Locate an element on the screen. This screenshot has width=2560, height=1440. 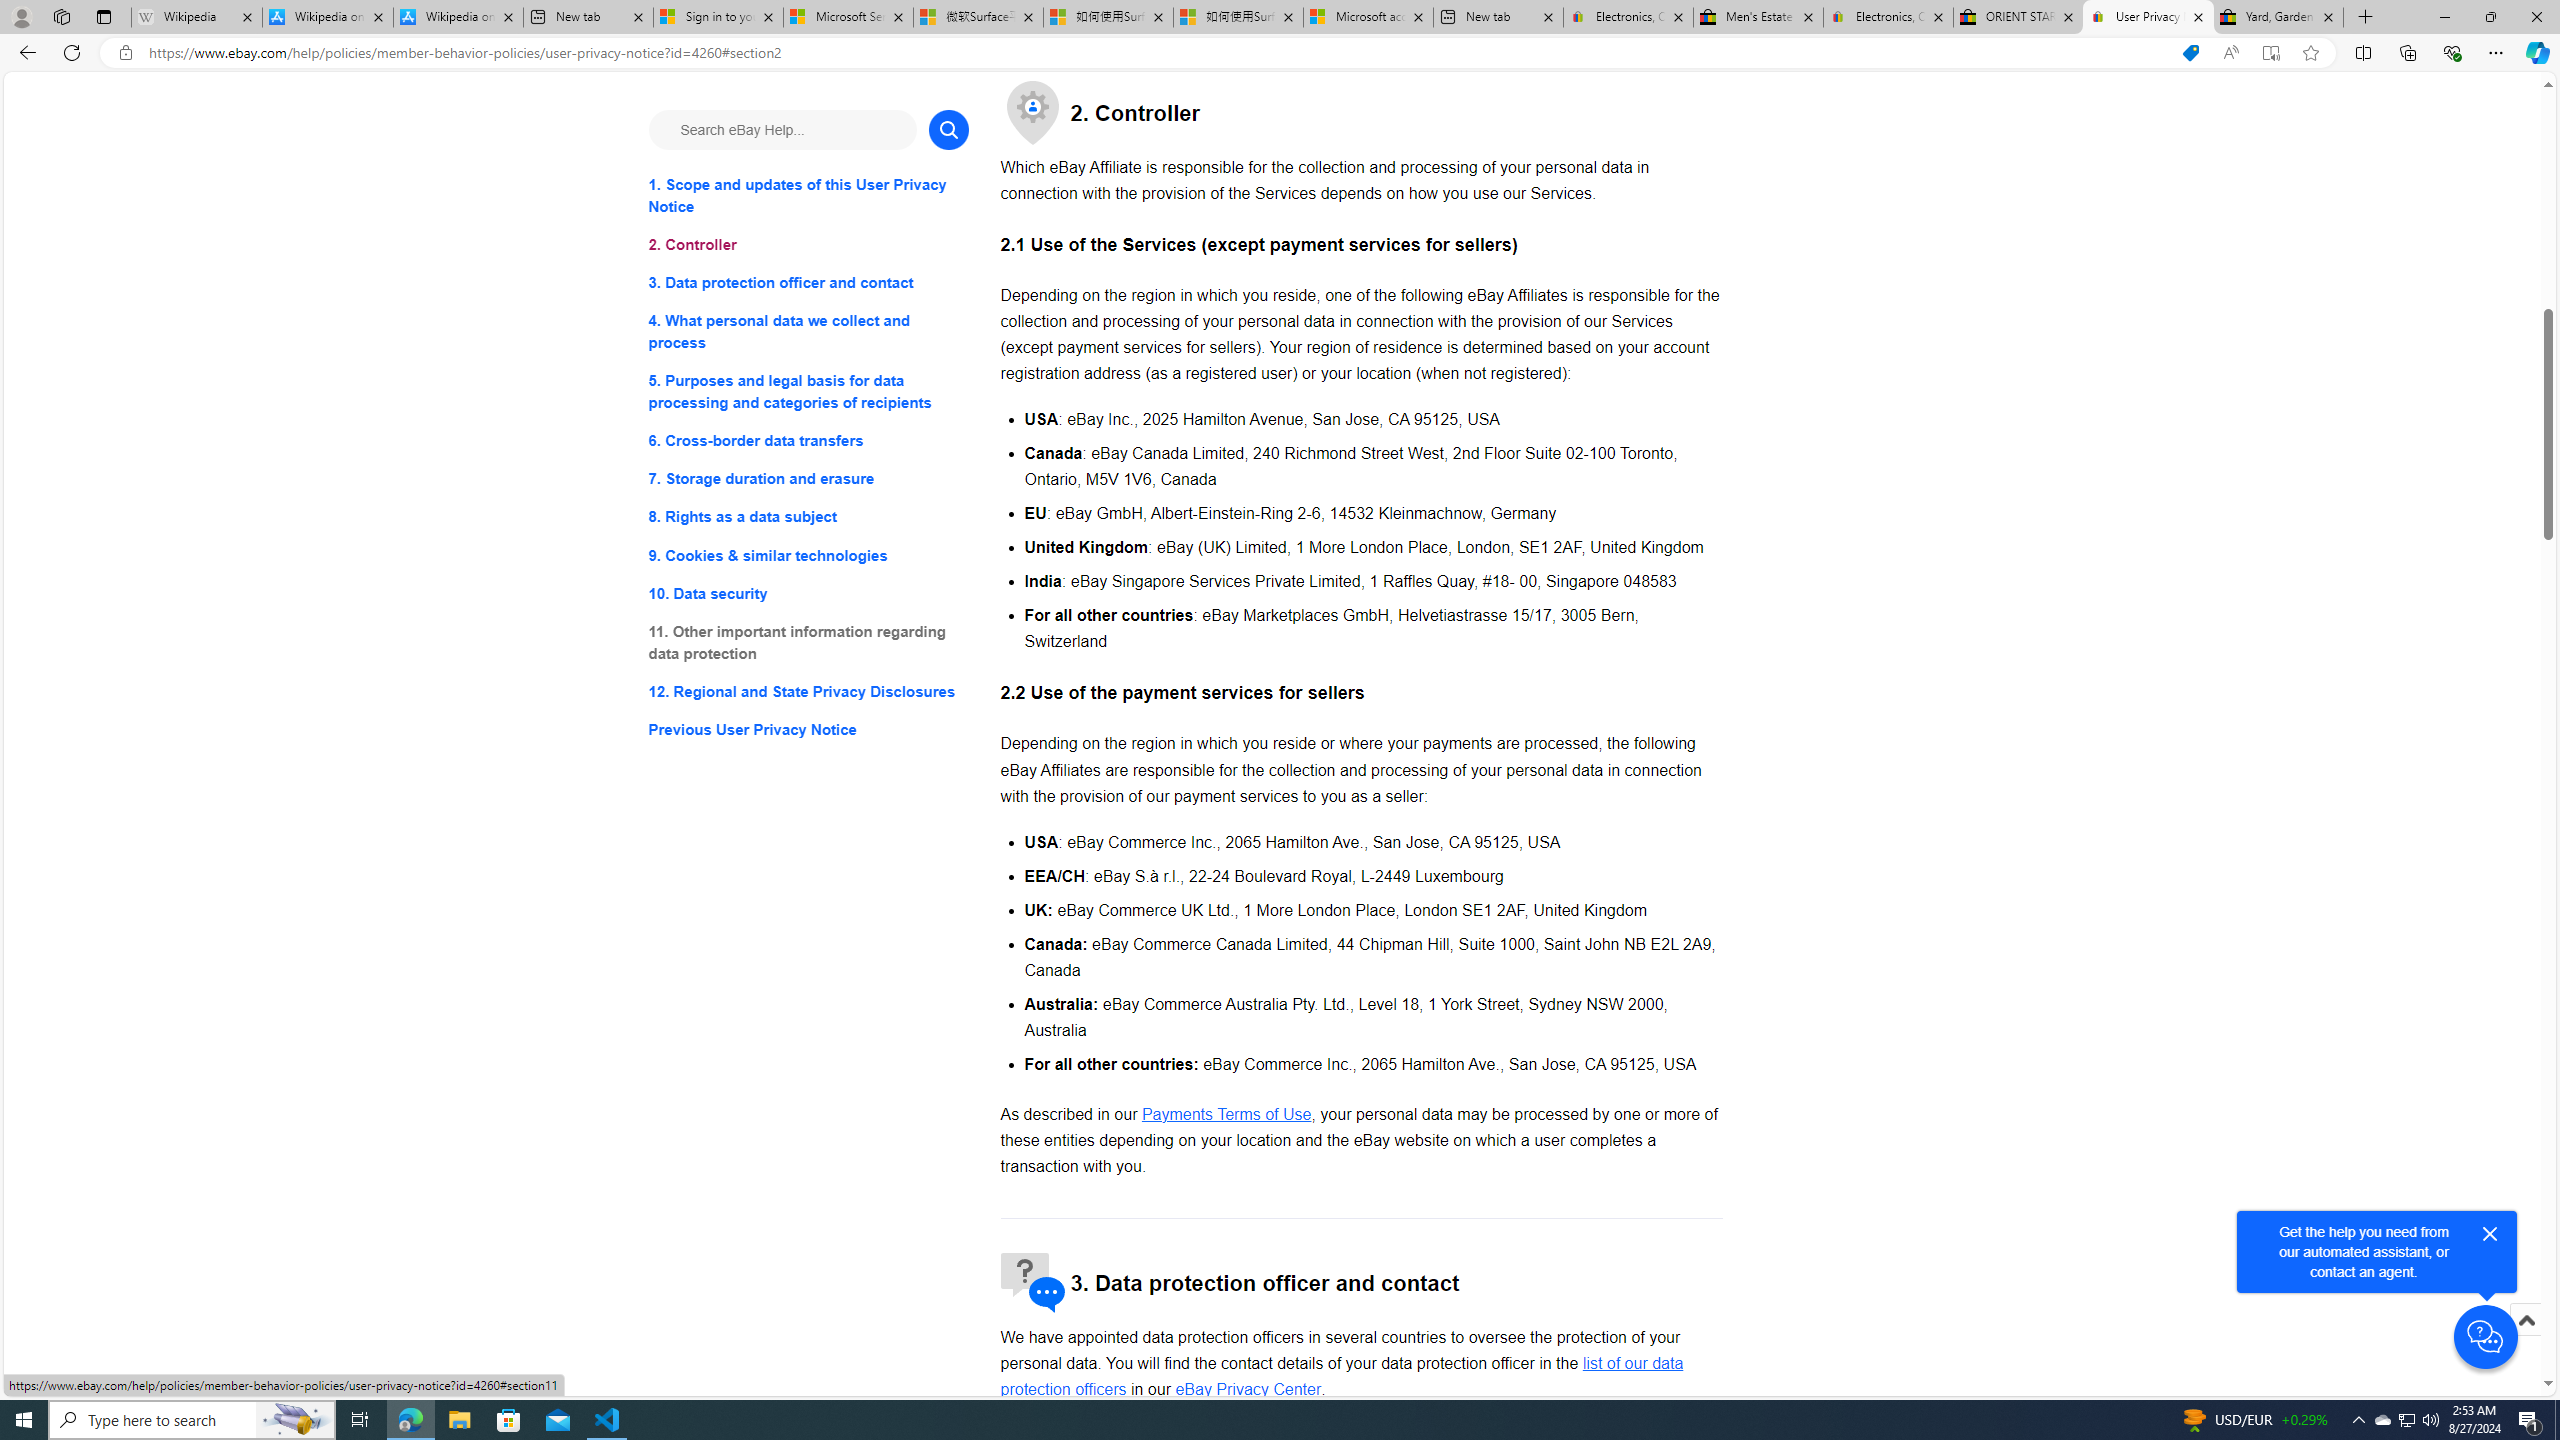
'eBay Privacy Center - opens in new window or tab' is located at coordinates (1247, 1390).